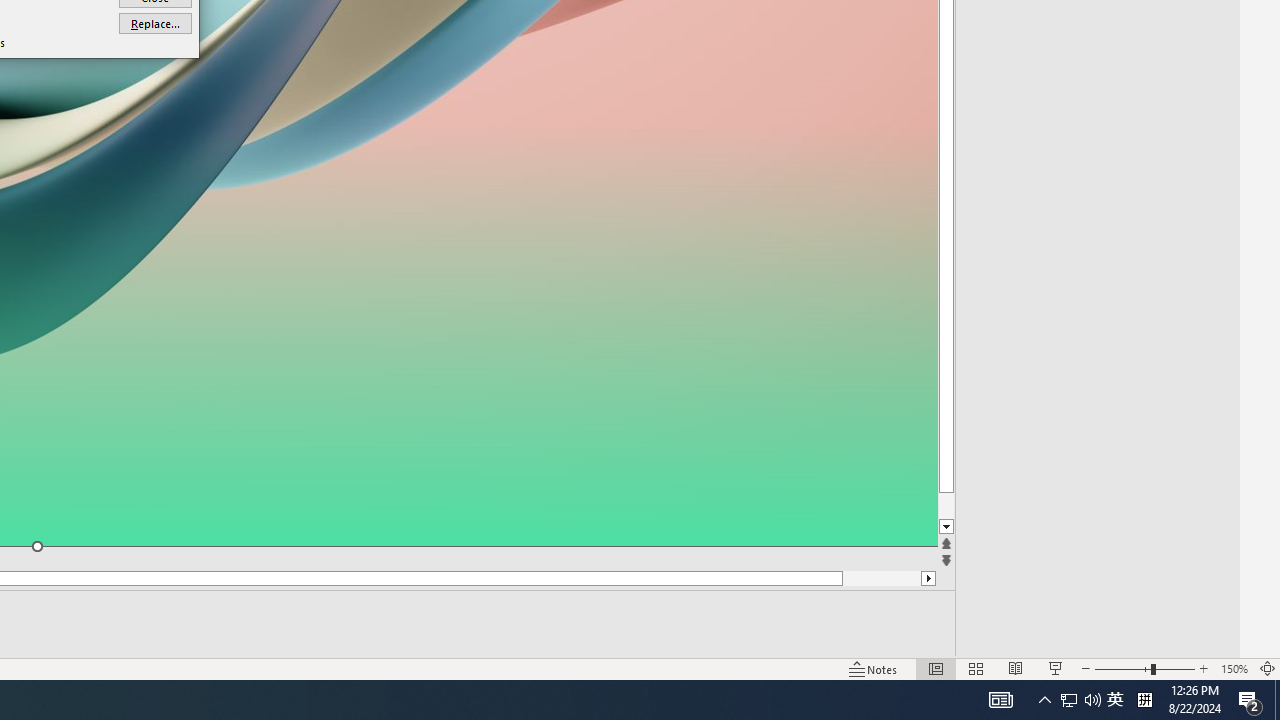 Image resolution: width=1280 pixels, height=720 pixels. I want to click on 'Zoom 150%', so click(1233, 669).